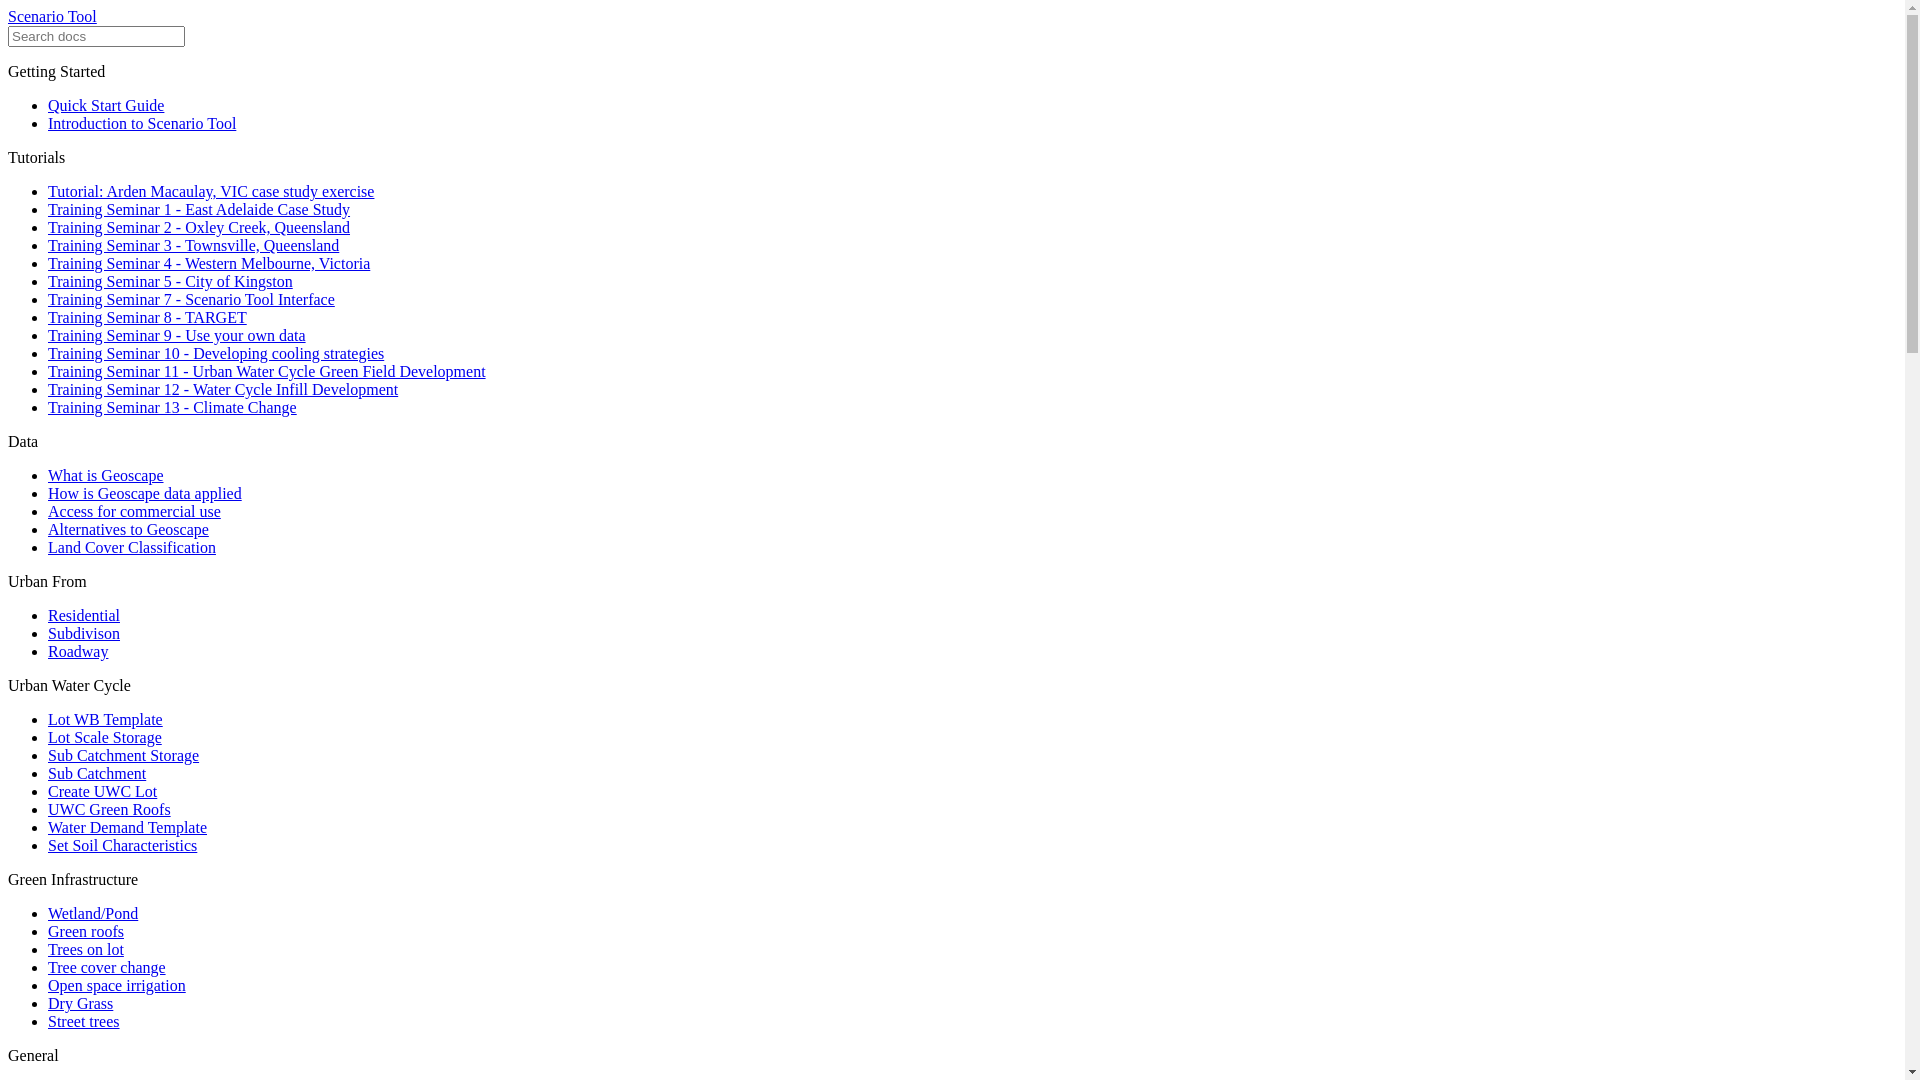 This screenshot has height=1080, width=1920. Describe the element at coordinates (115, 984) in the screenshot. I see `'Open space irrigation'` at that location.